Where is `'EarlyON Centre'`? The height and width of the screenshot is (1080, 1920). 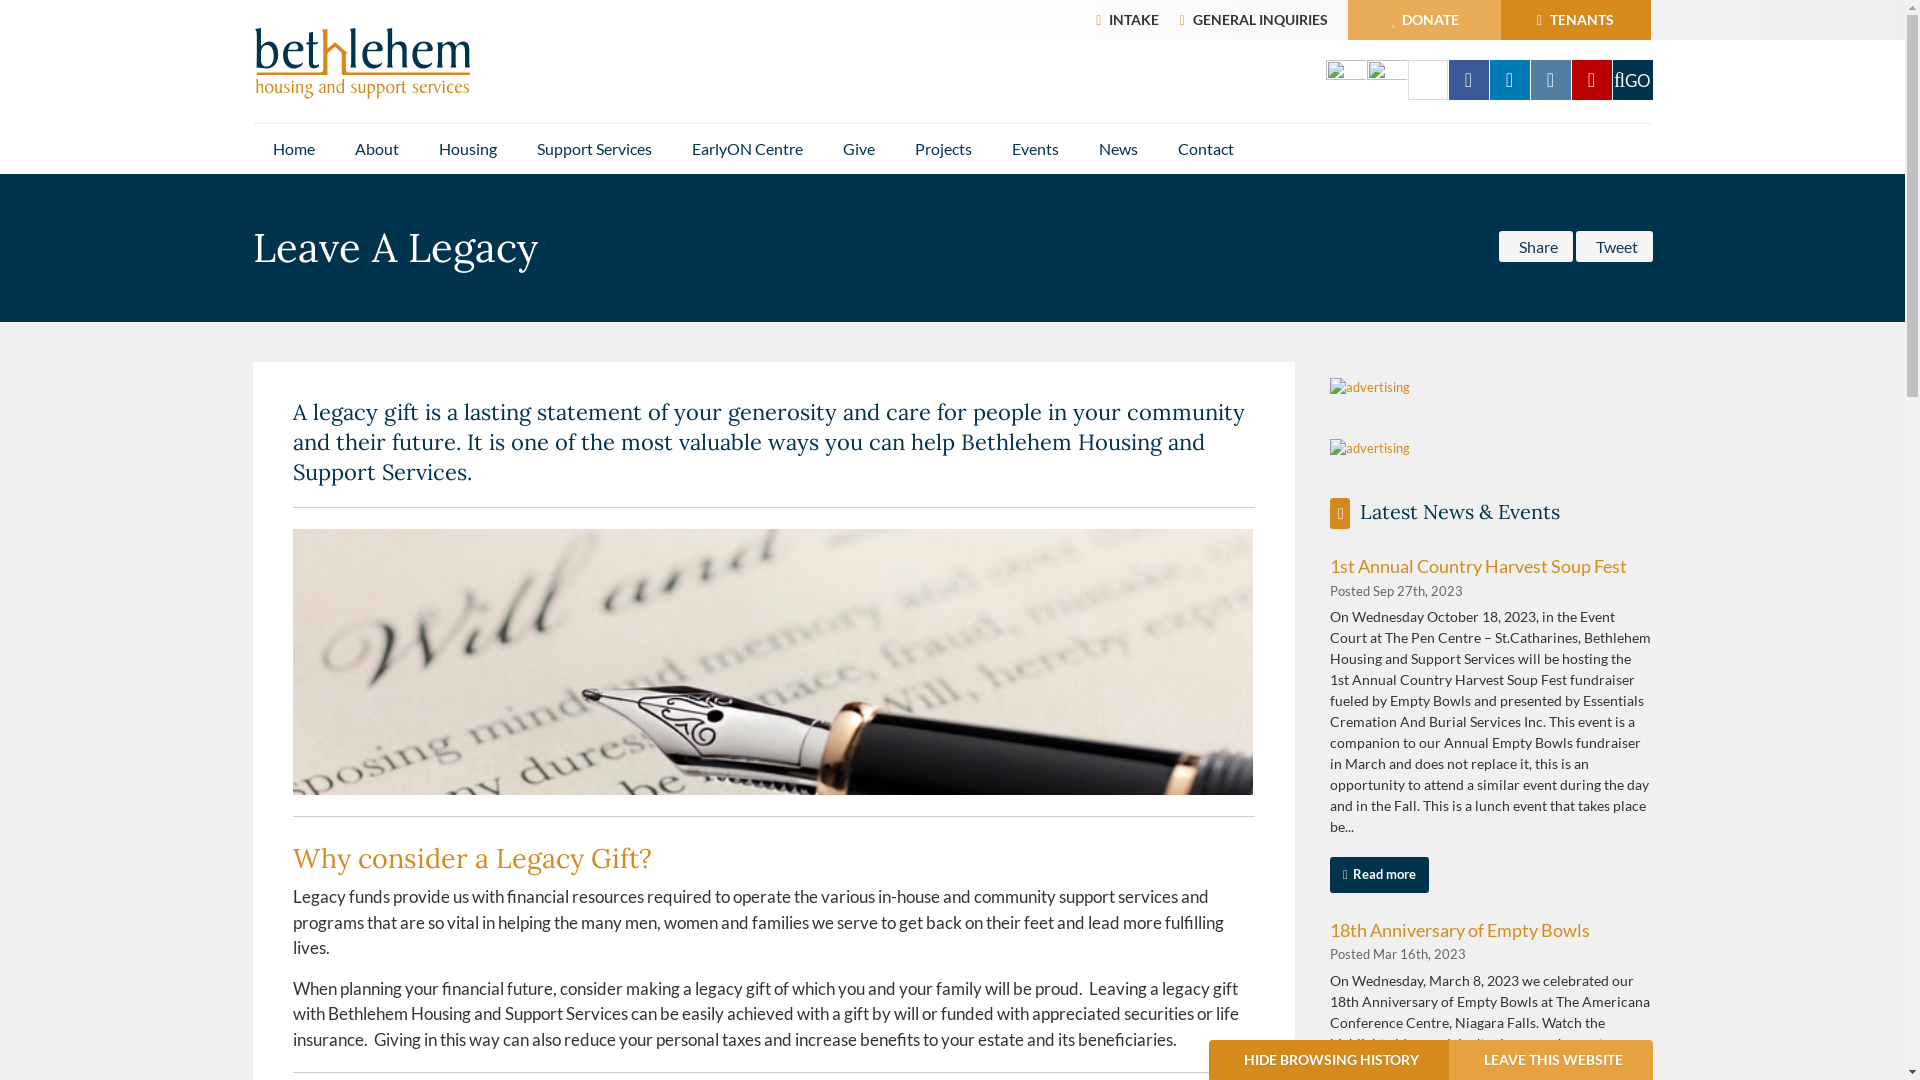 'EarlyON Centre' is located at coordinates (746, 148).